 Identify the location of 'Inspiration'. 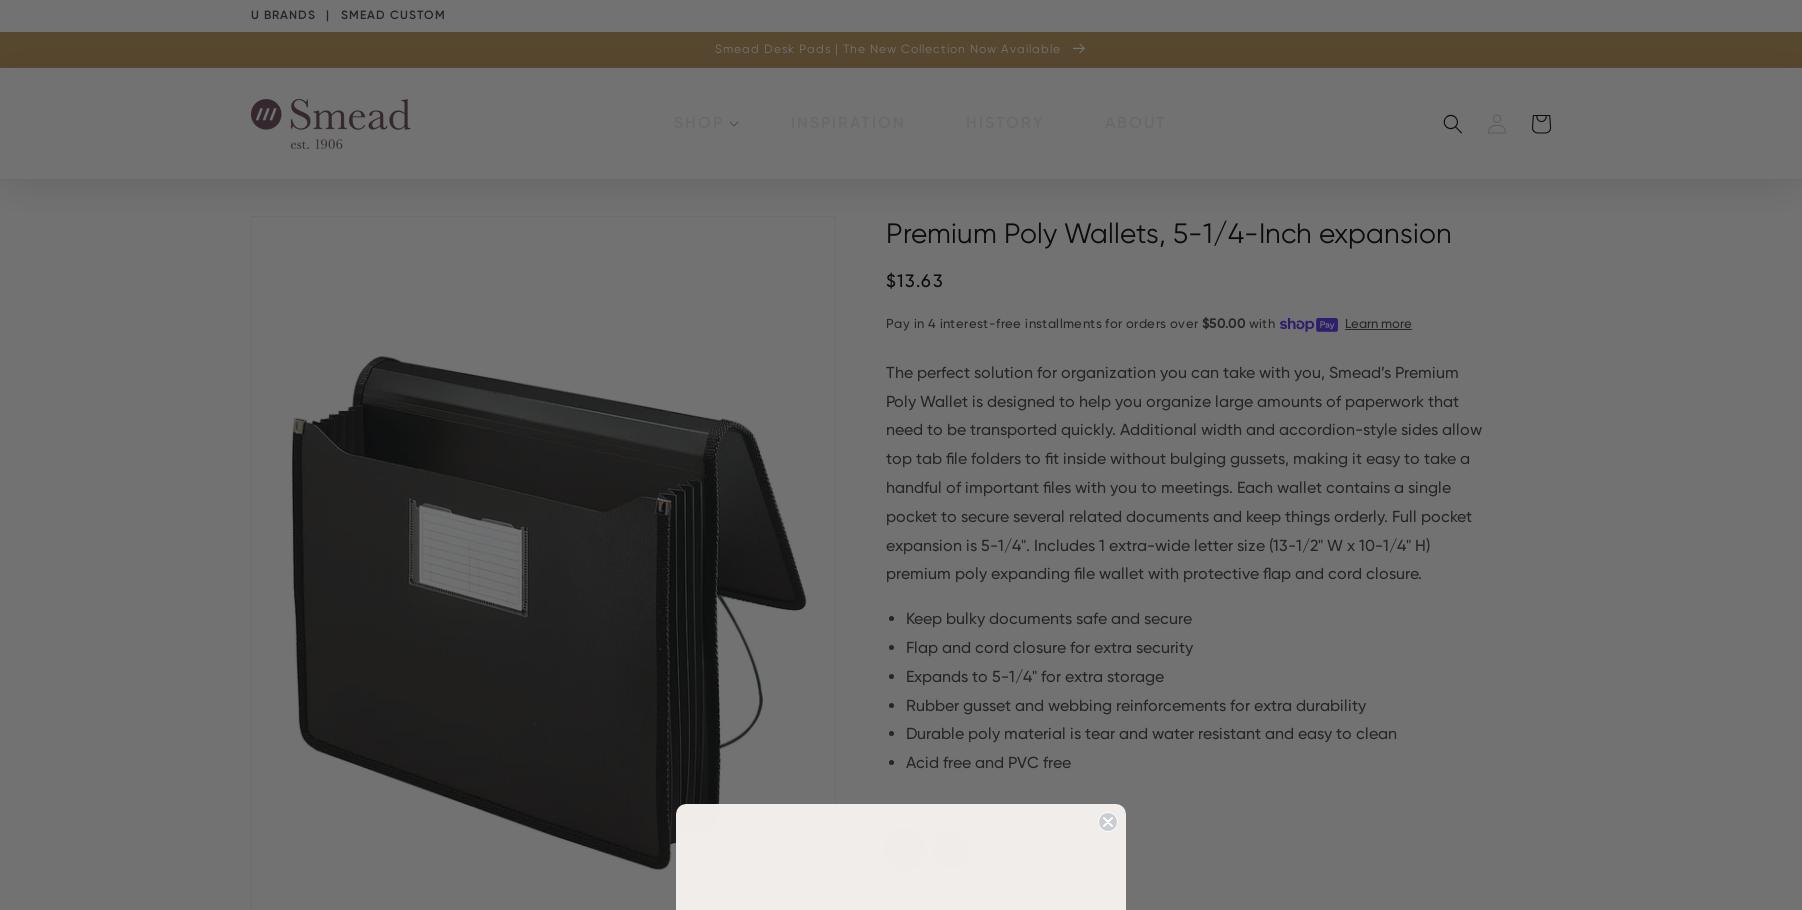
(848, 122).